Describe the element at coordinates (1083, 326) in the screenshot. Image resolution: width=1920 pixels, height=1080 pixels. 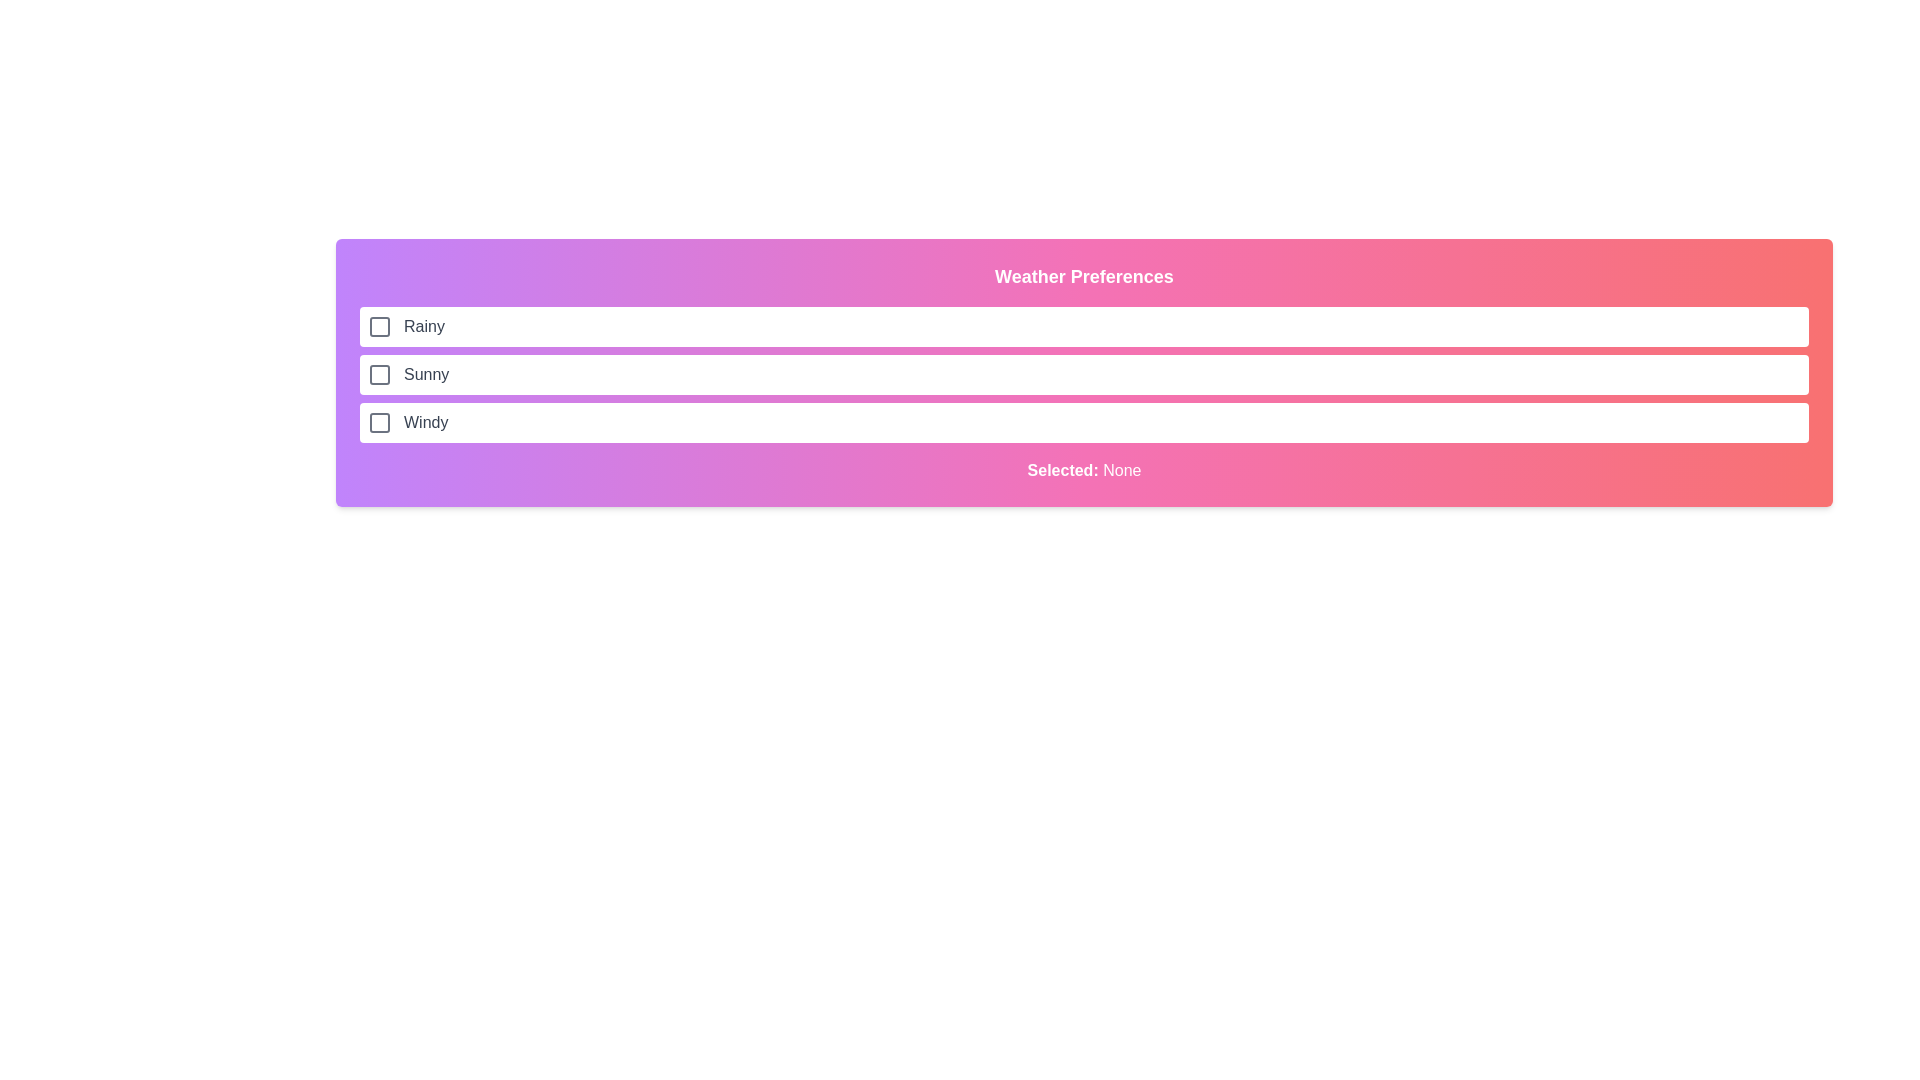
I see `the first selectable list item labeled 'Rainy' within the 'Weather Preferences' section` at that location.